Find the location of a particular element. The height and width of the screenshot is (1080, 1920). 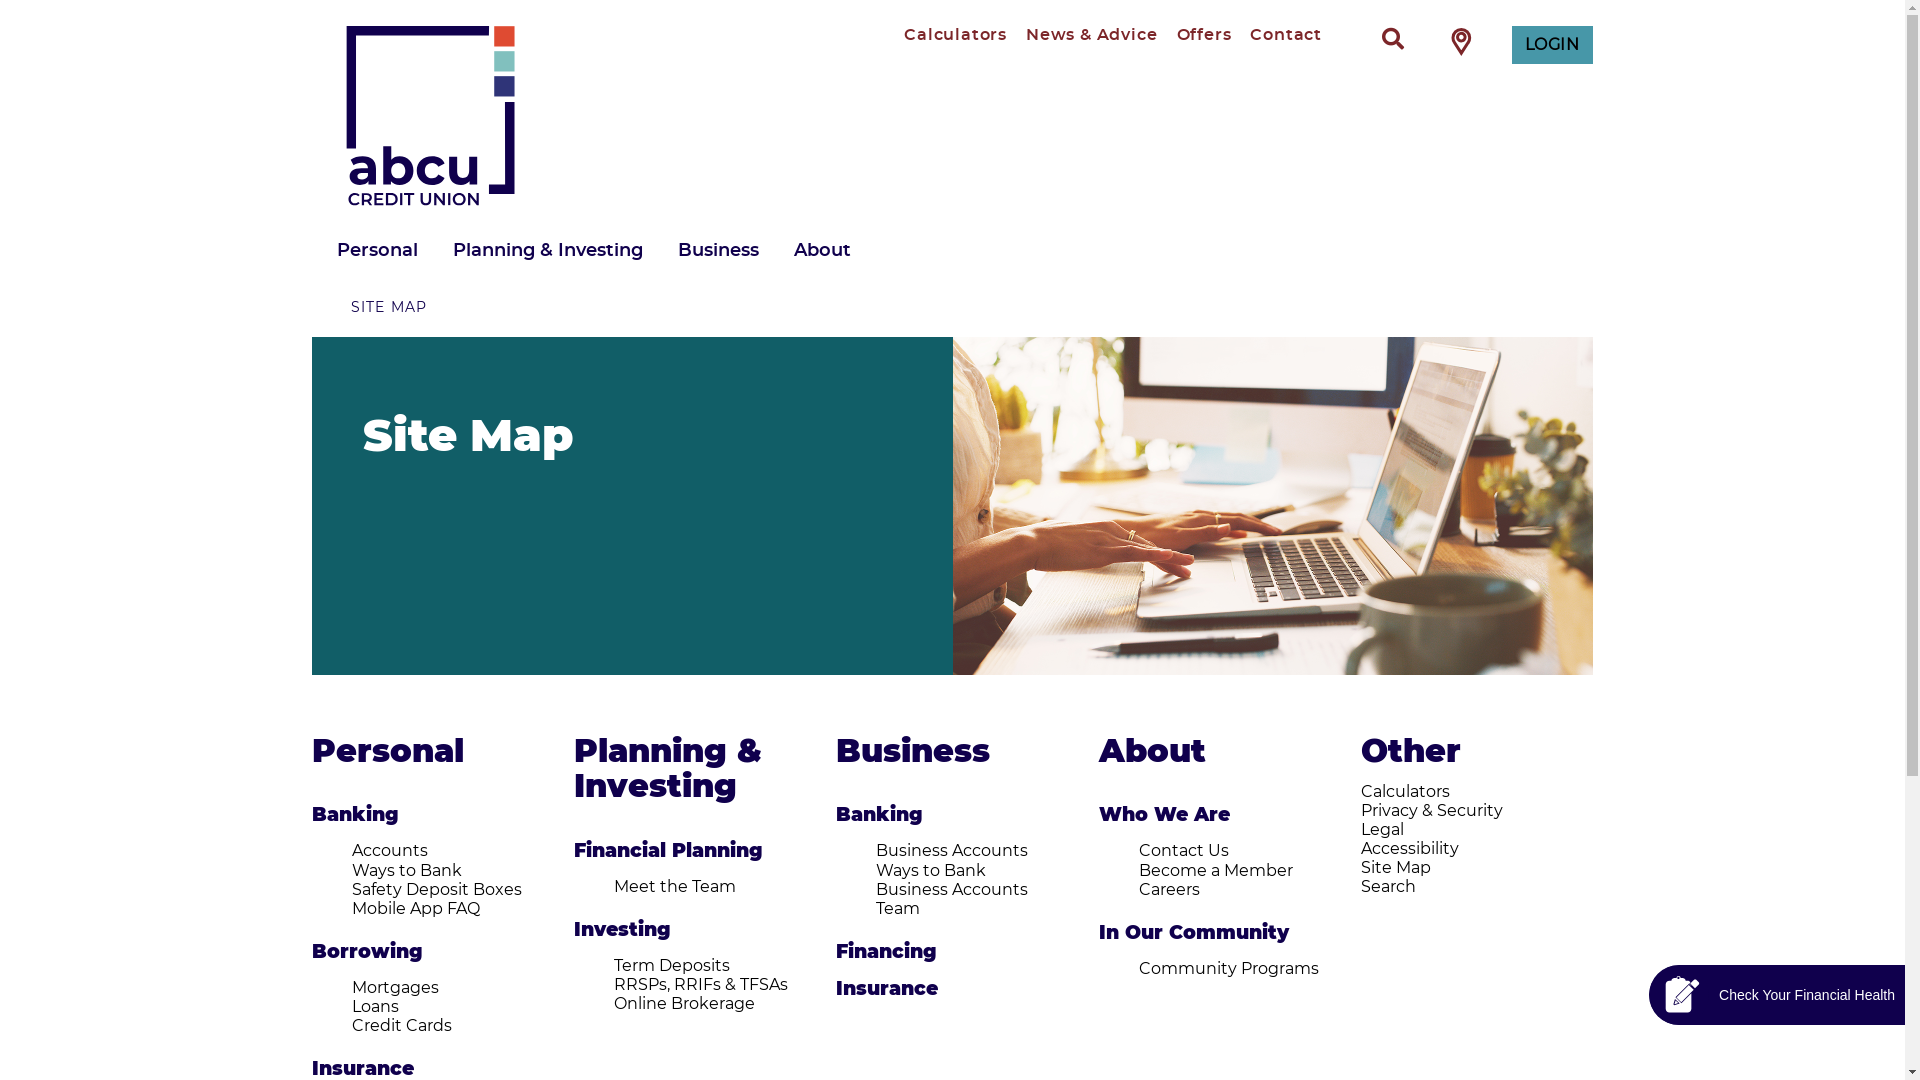

'Credit Cards' is located at coordinates (401, 1026).